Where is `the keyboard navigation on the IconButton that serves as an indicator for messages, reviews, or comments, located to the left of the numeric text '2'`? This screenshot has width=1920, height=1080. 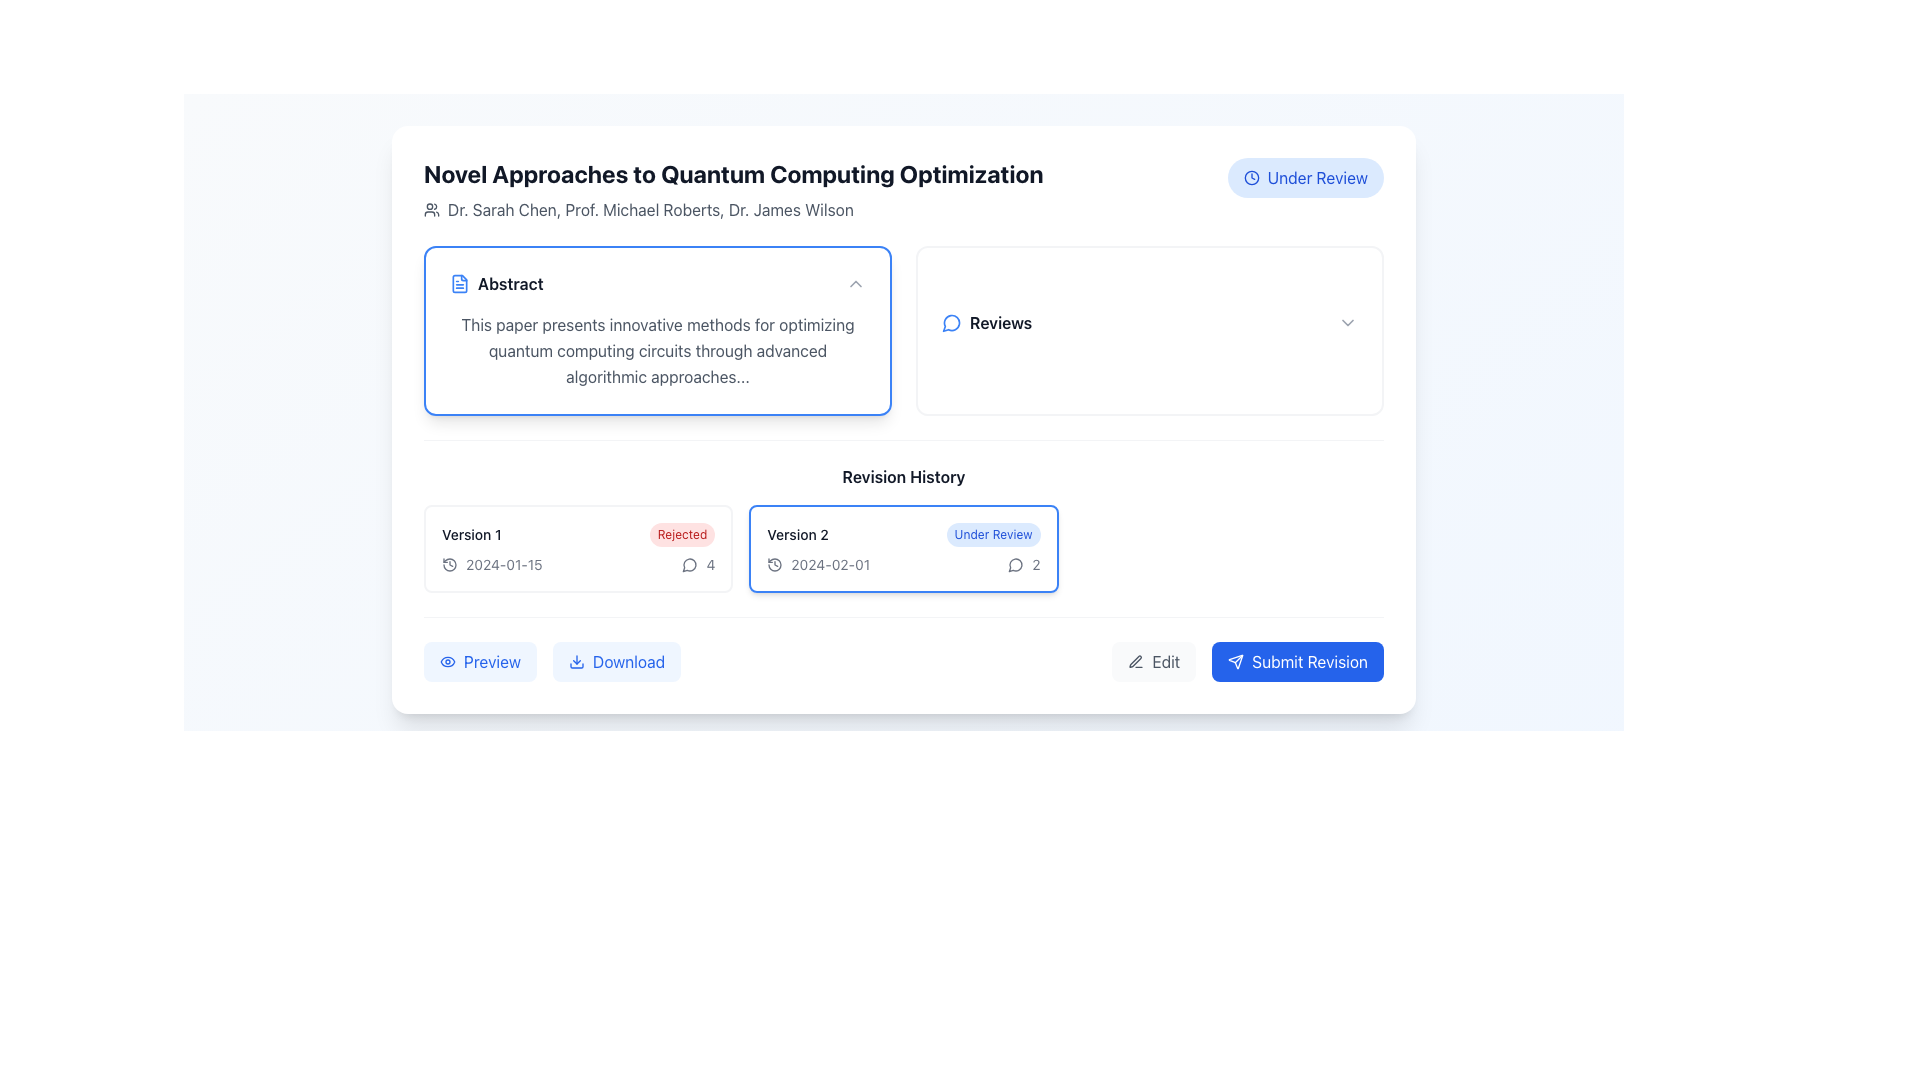 the keyboard navigation on the IconButton that serves as an indicator for messages, reviews, or comments, located to the left of the numeric text '2' is located at coordinates (1016, 564).